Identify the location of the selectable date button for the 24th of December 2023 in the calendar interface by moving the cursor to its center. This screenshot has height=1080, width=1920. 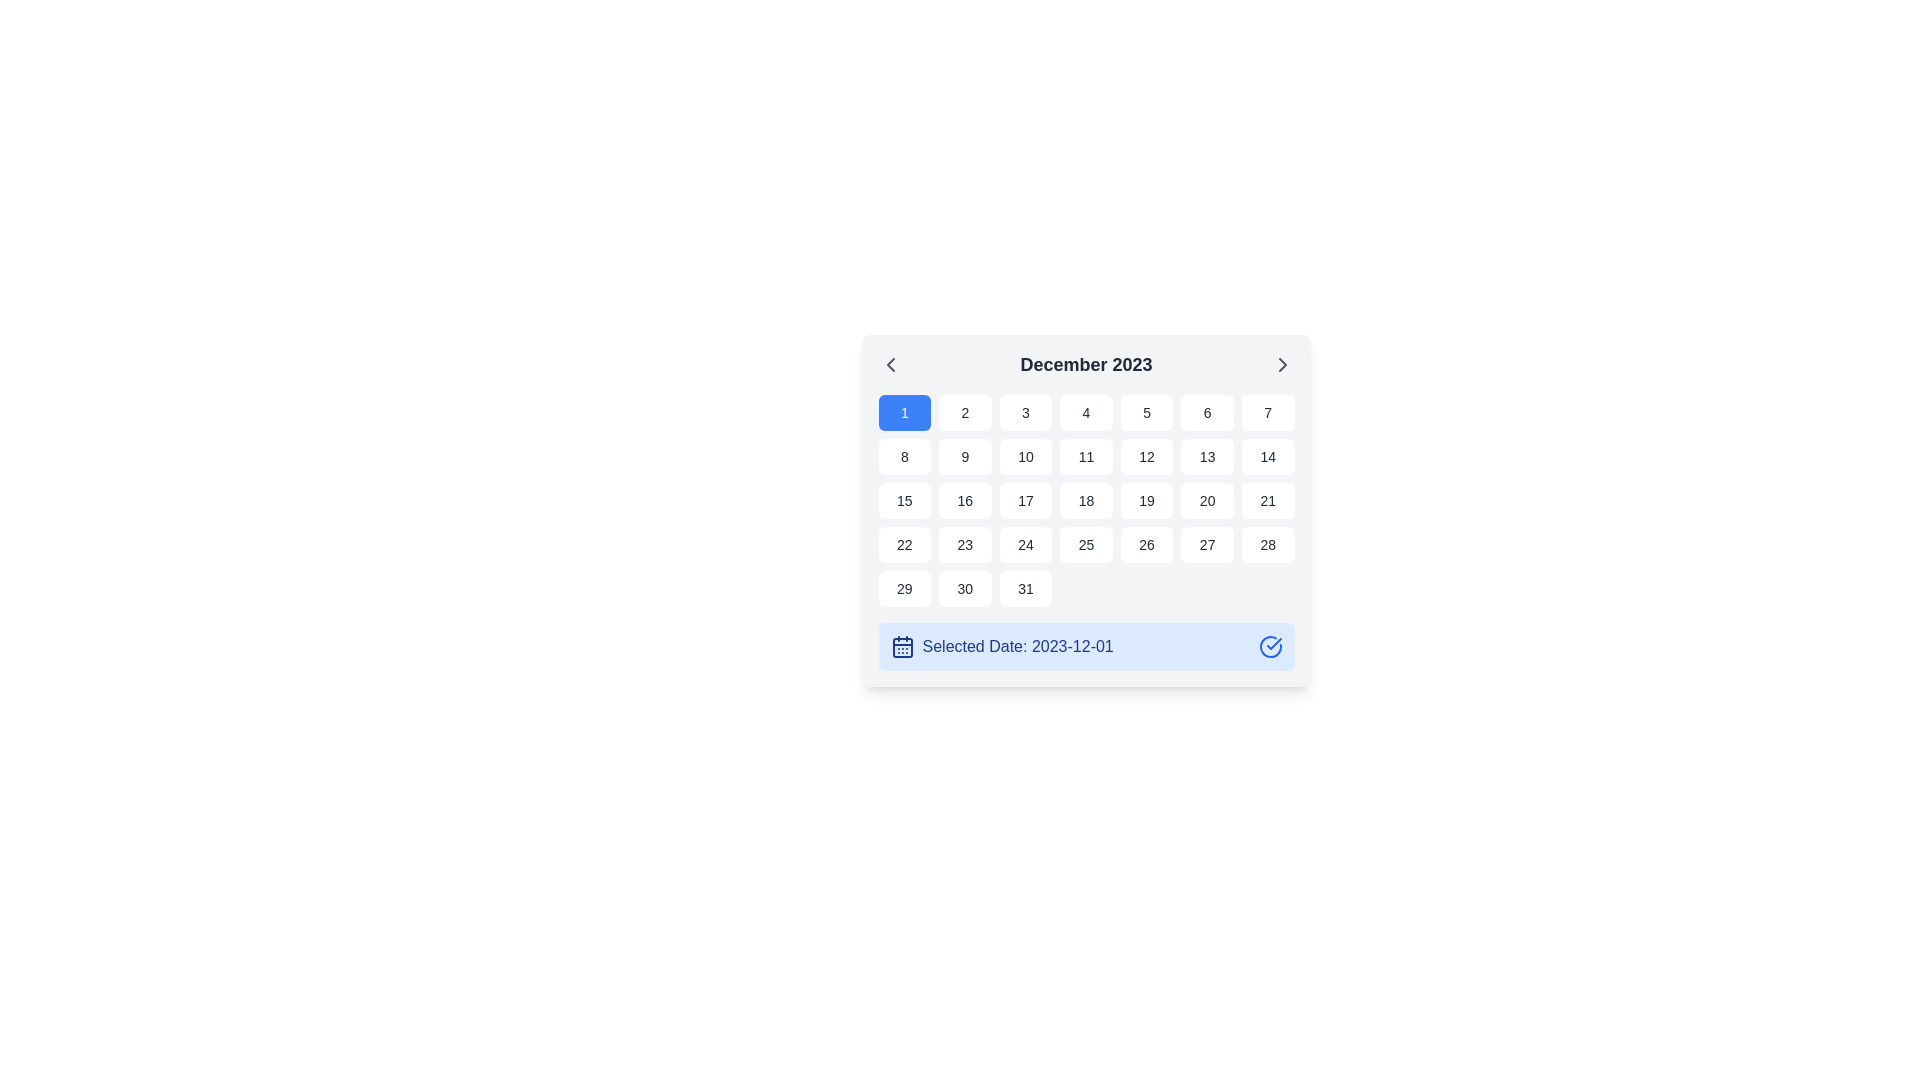
(1025, 544).